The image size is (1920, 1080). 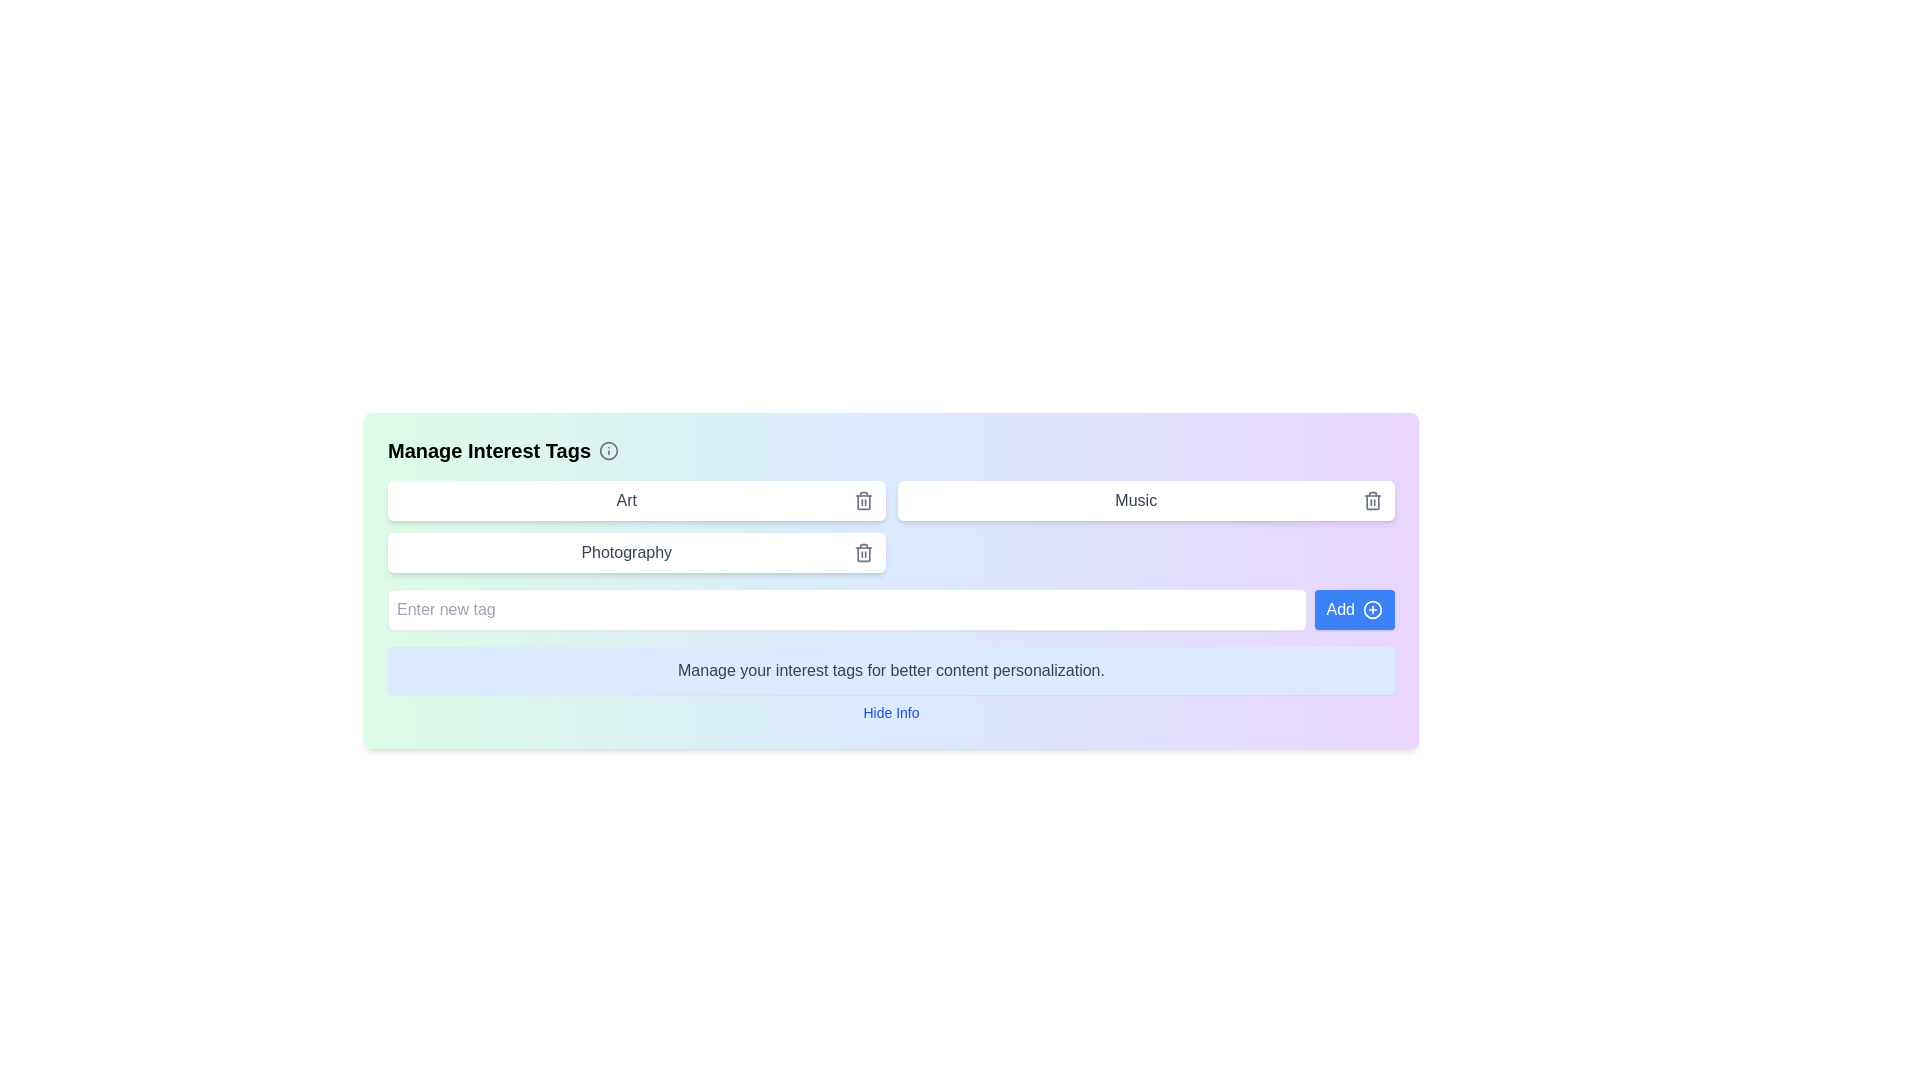 I want to click on the information icon, which has a circular outline and a centered dot, located to the right of the 'Manage Interest Tags' text in the header of the interest tags management section, so click(x=608, y=451).